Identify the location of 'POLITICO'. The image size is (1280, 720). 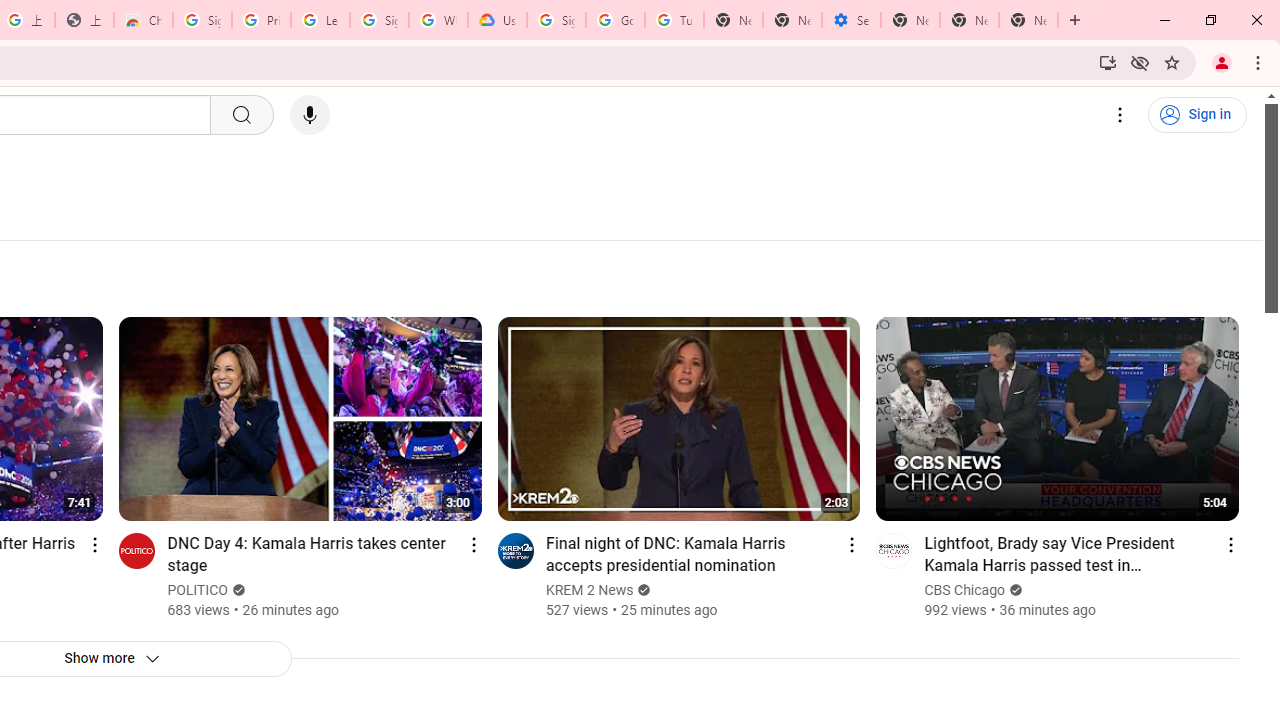
(198, 589).